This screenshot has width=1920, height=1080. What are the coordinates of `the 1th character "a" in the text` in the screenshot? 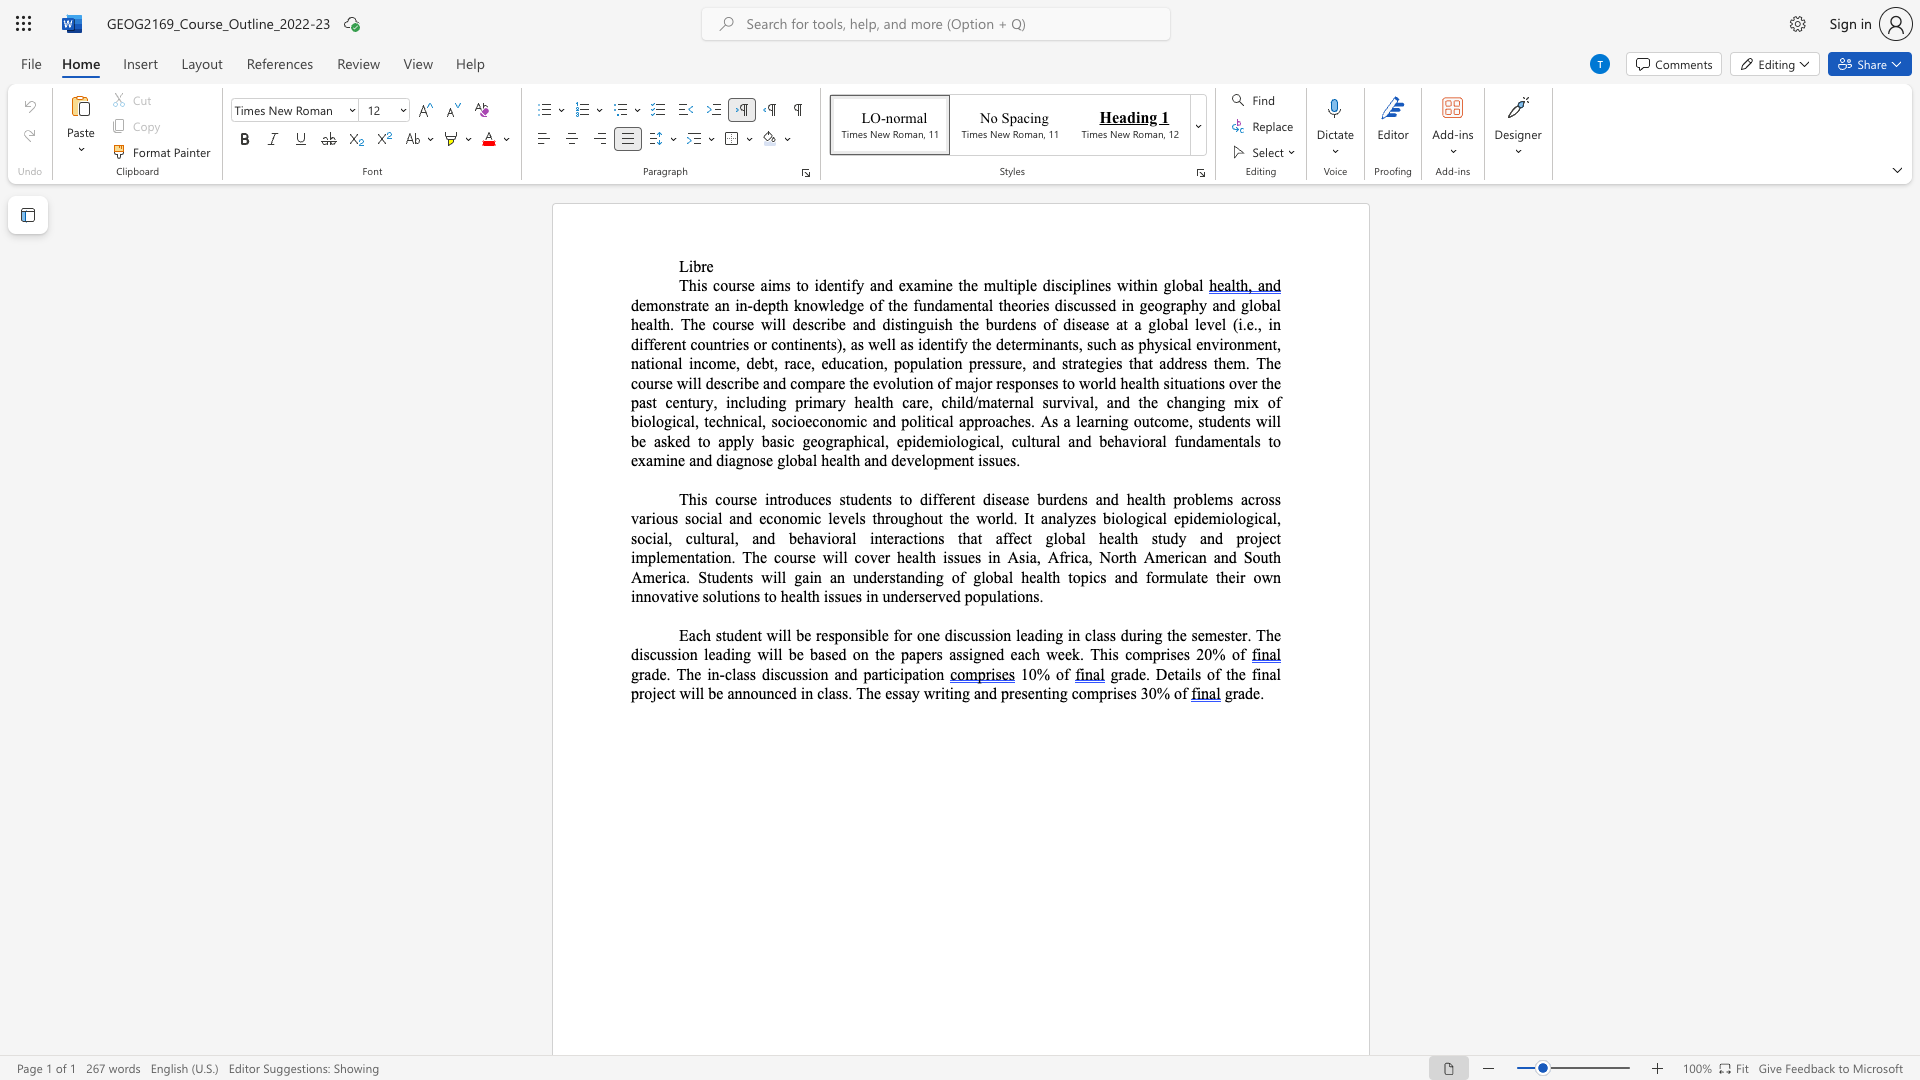 It's located at (1066, 420).